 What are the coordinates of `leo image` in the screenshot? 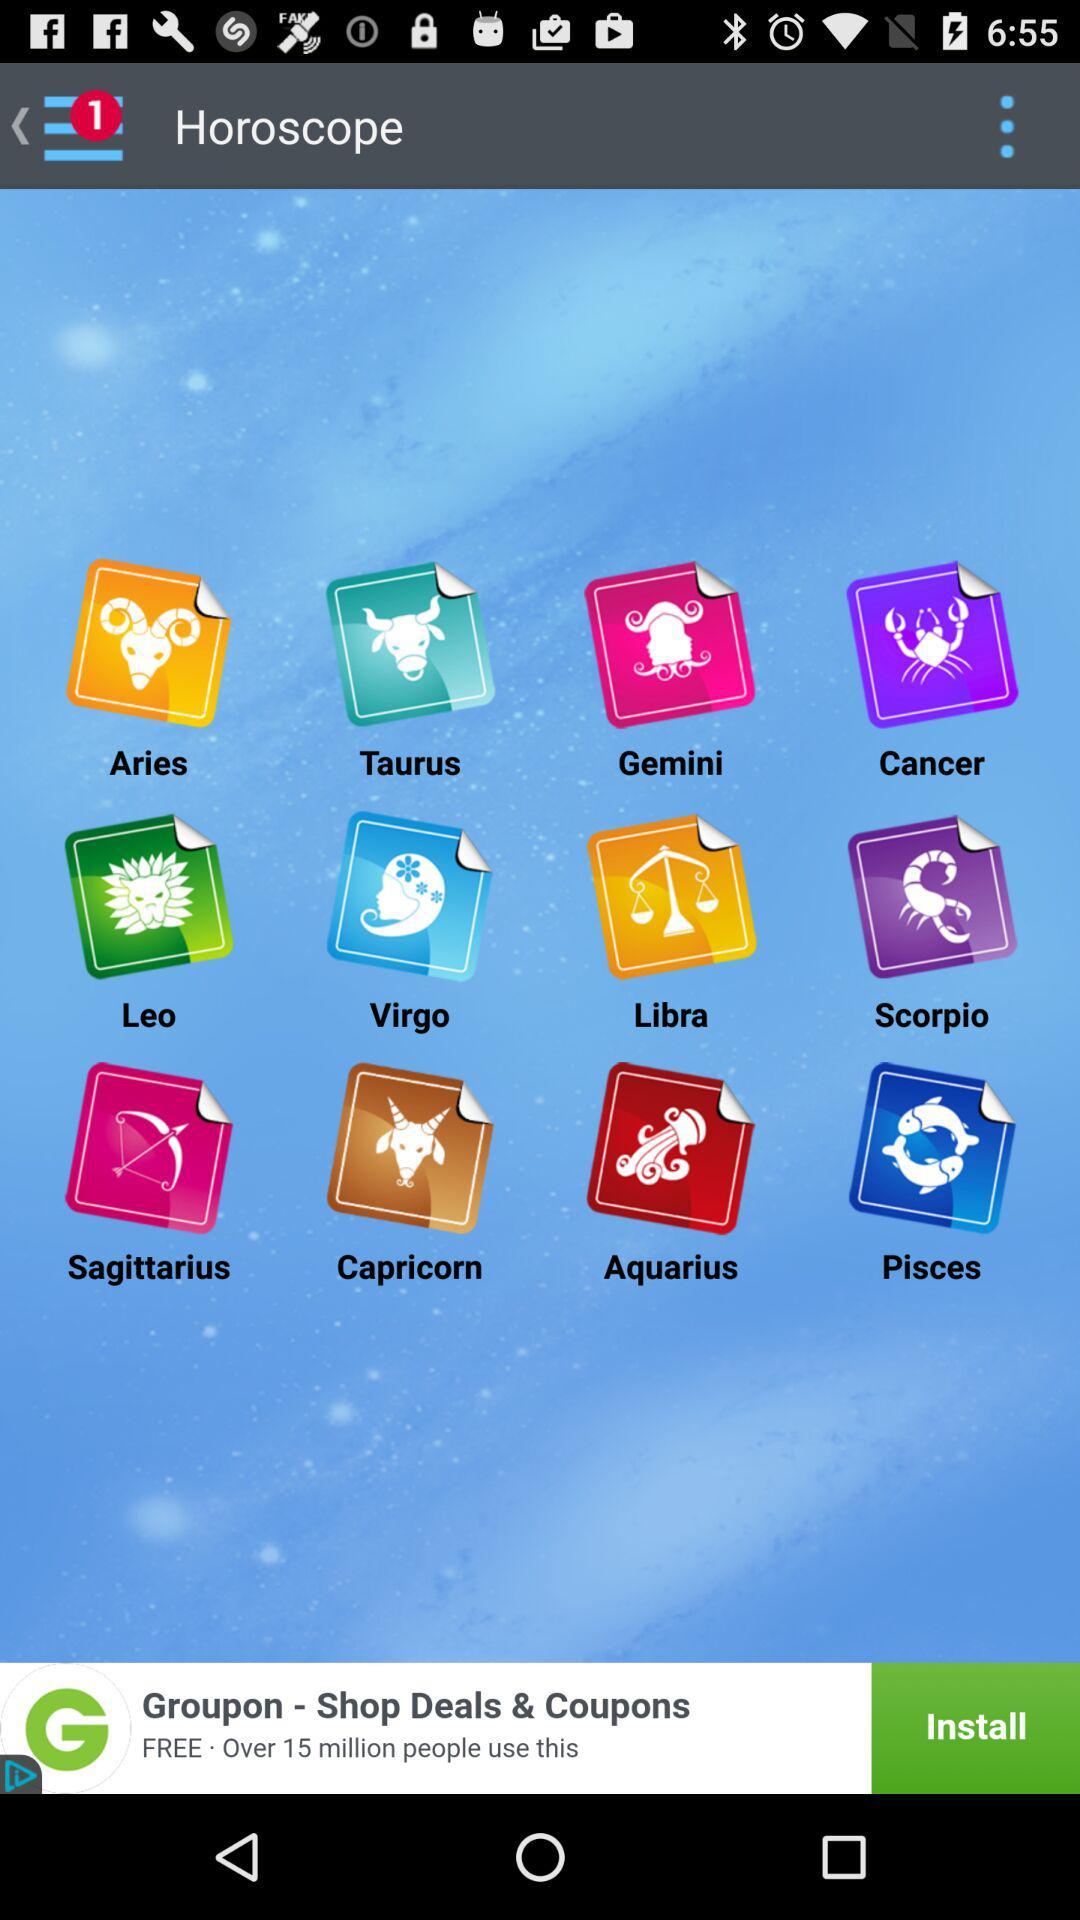 It's located at (147, 895).